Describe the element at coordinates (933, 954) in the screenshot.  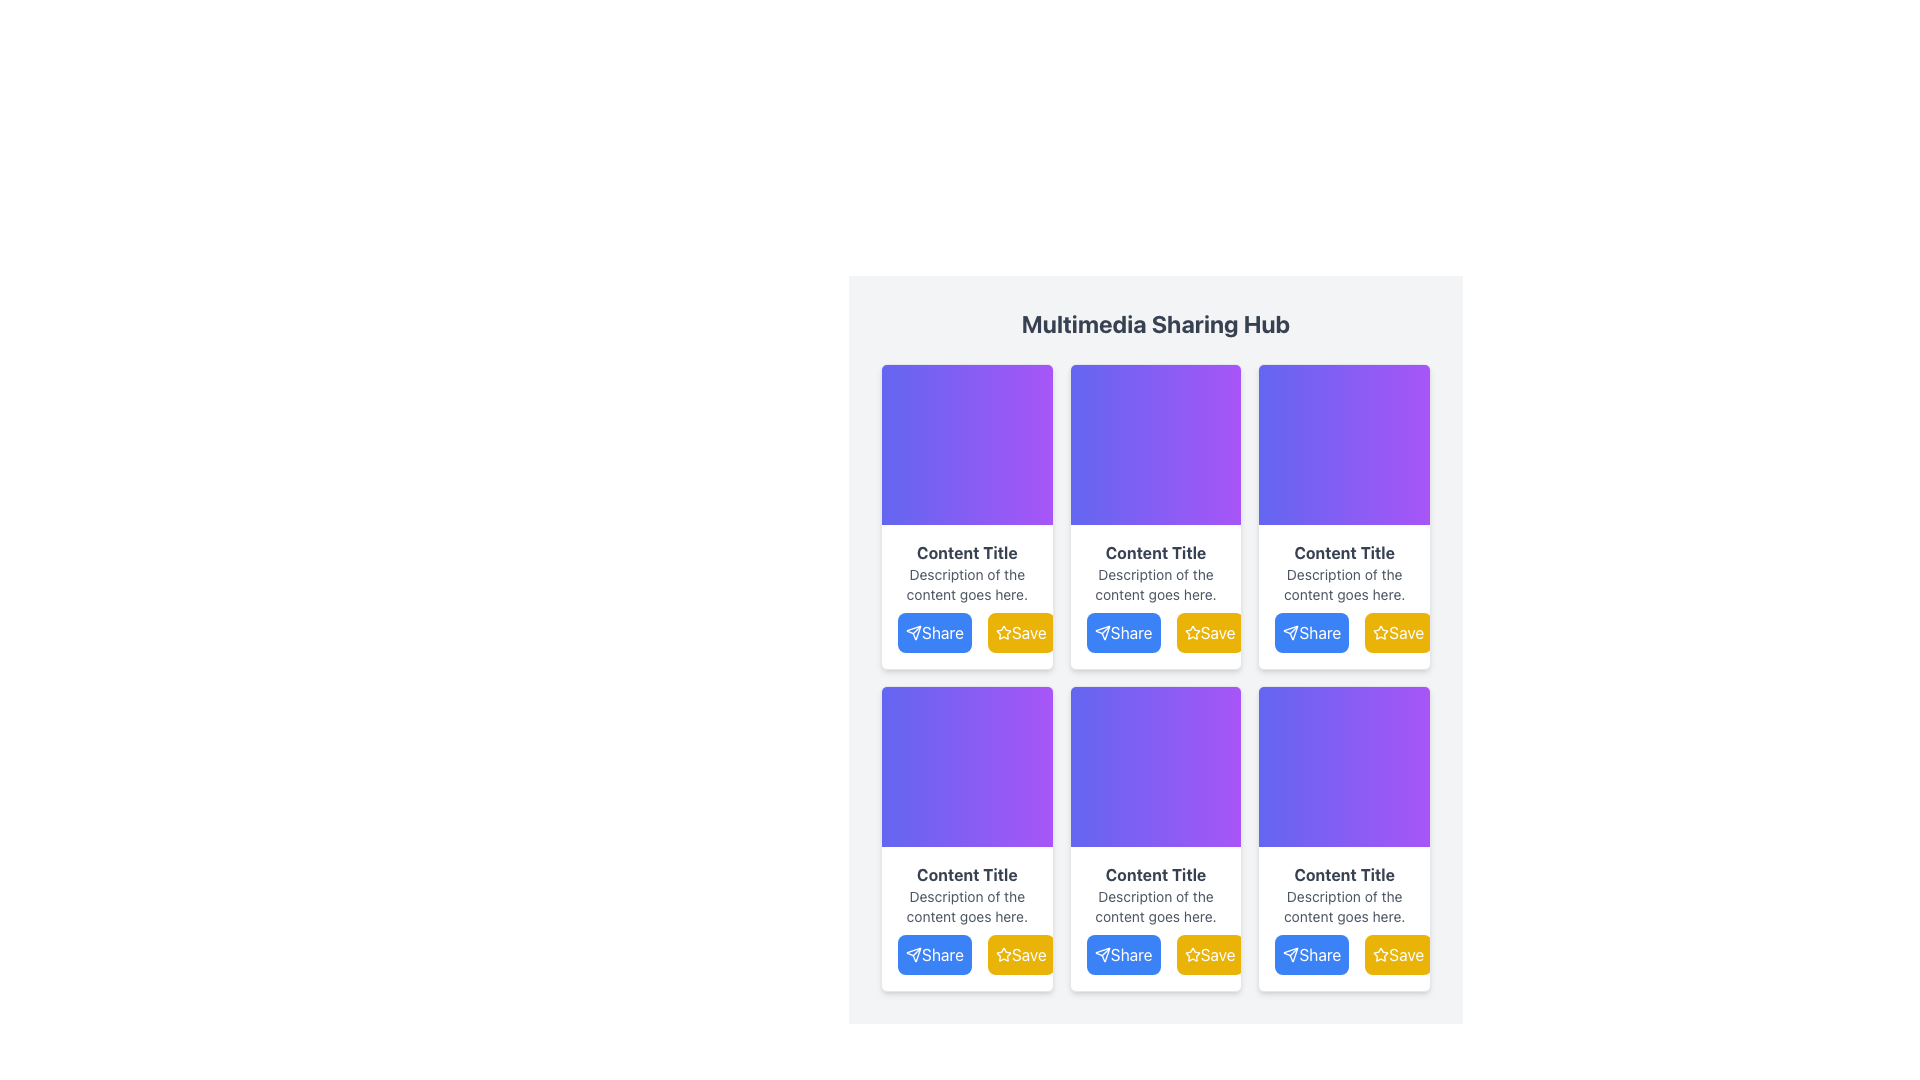
I see `the 'Share' button, which is a blue rectangular button with white text and a paper plane icon, located at the bottom left of a content card in the second row and first column of a 3x3 grid layout` at that location.